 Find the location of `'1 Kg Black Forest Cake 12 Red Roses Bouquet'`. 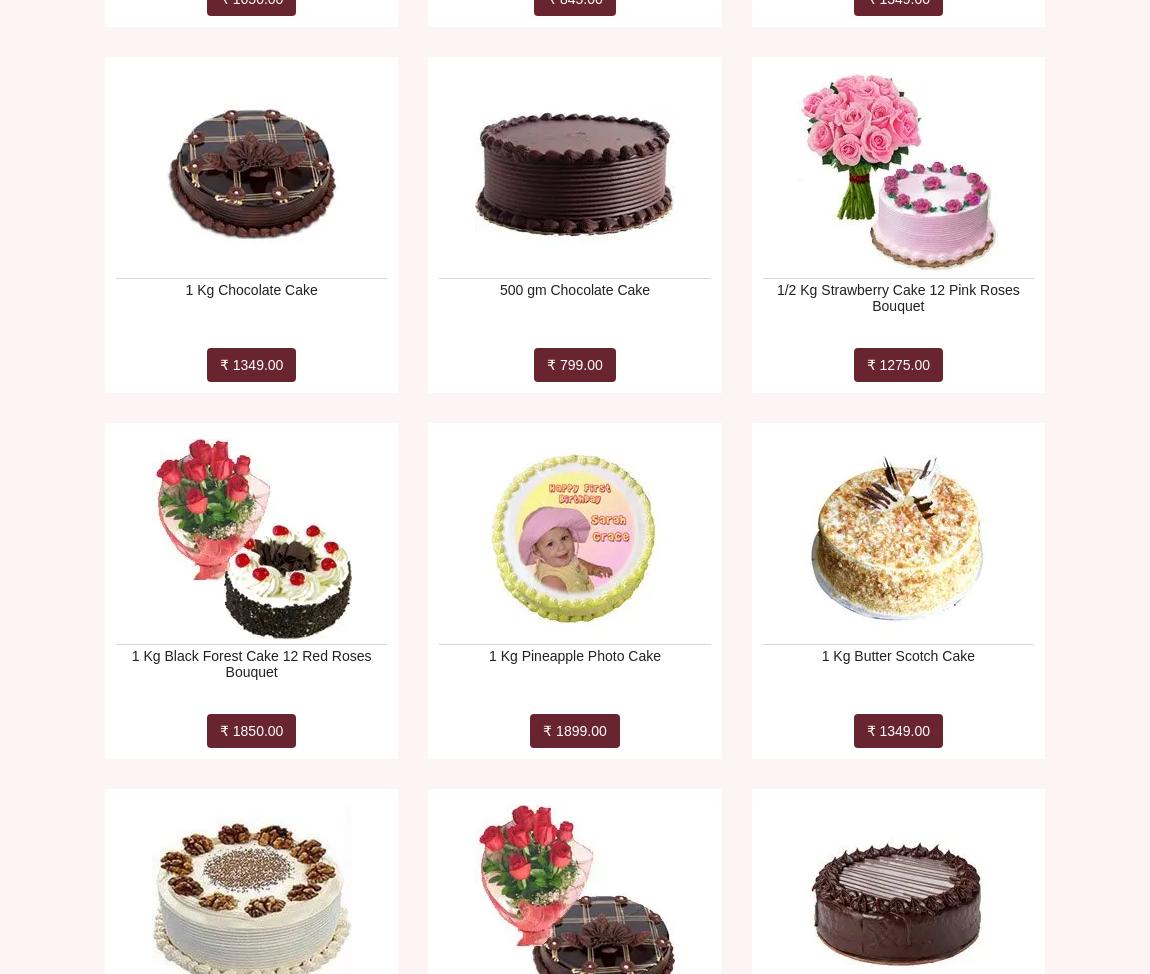

'1 Kg Black Forest Cake 12 Red Roses Bouquet' is located at coordinates (250, 663).